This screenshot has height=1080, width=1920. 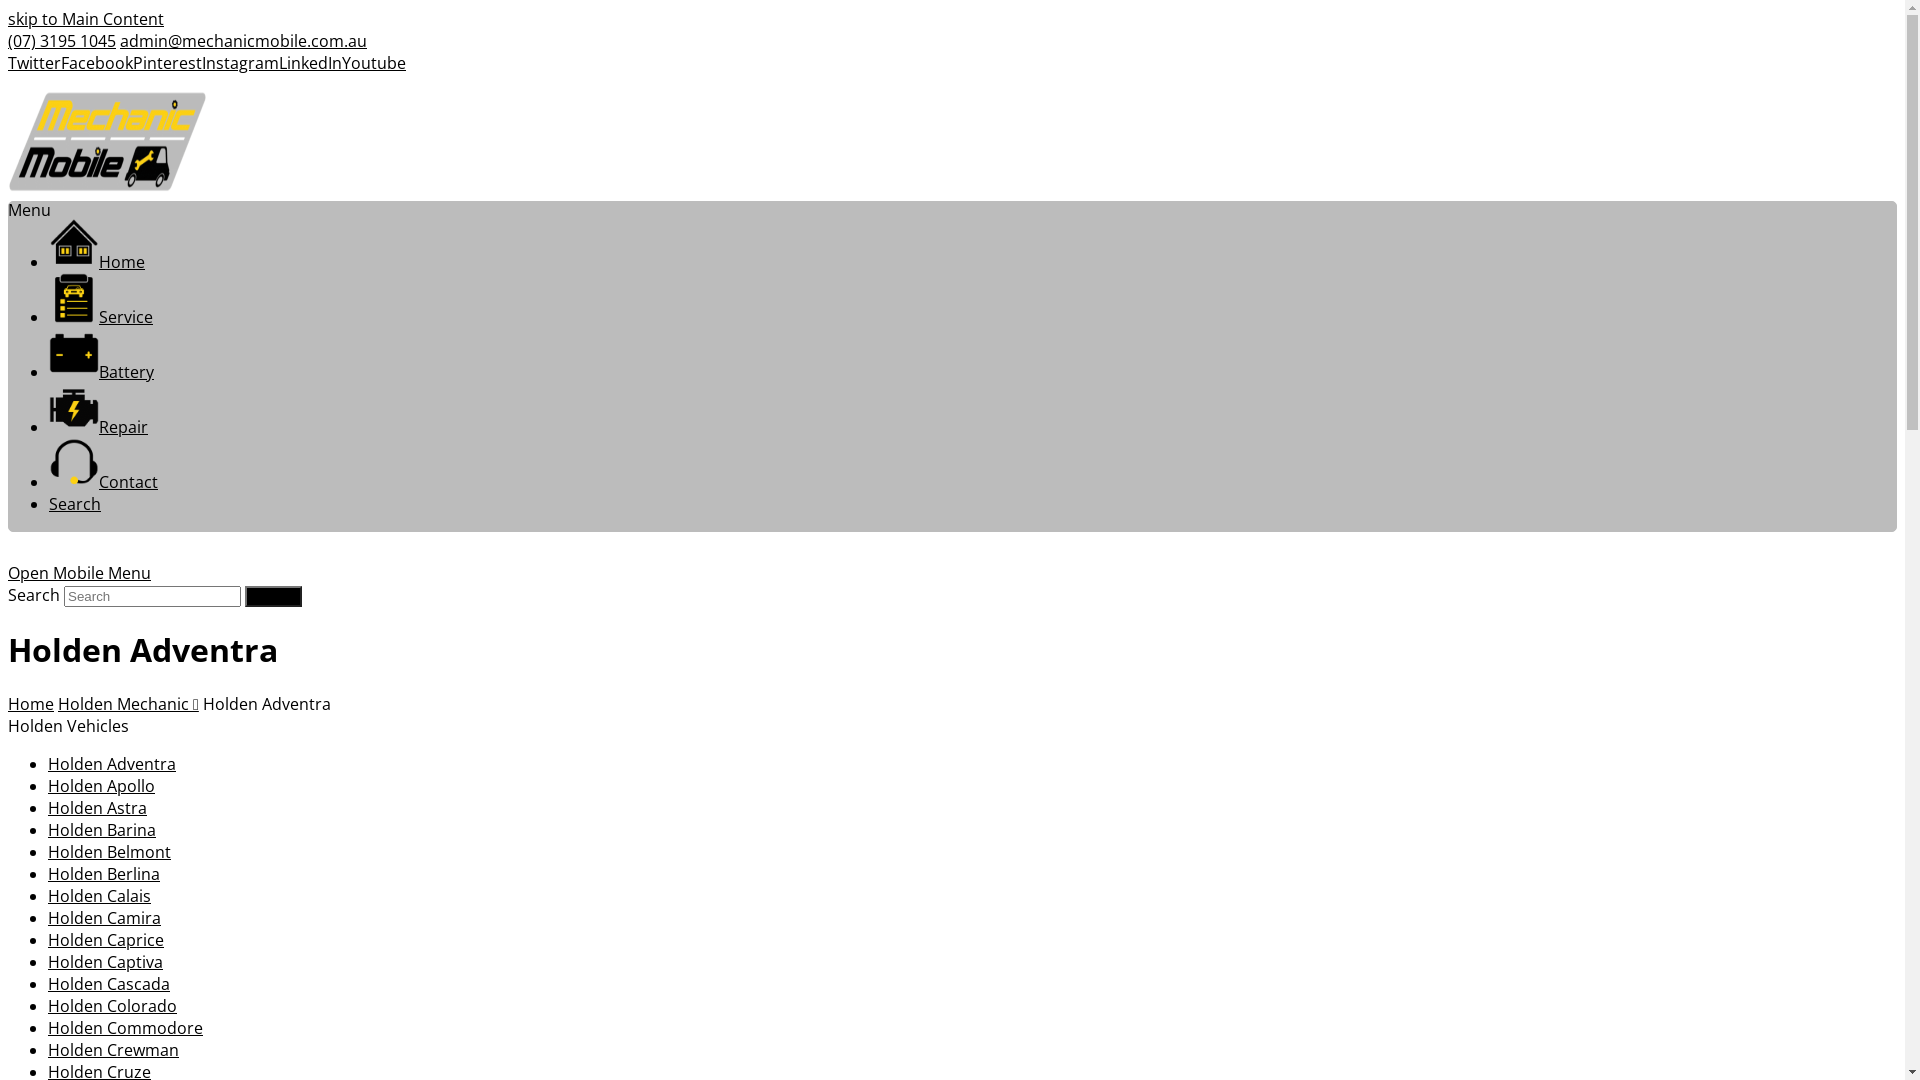 What do you see at coordinates (132, 61) in the screenshot?
I see `'Pinterest'` at bounding box center [132, 61].